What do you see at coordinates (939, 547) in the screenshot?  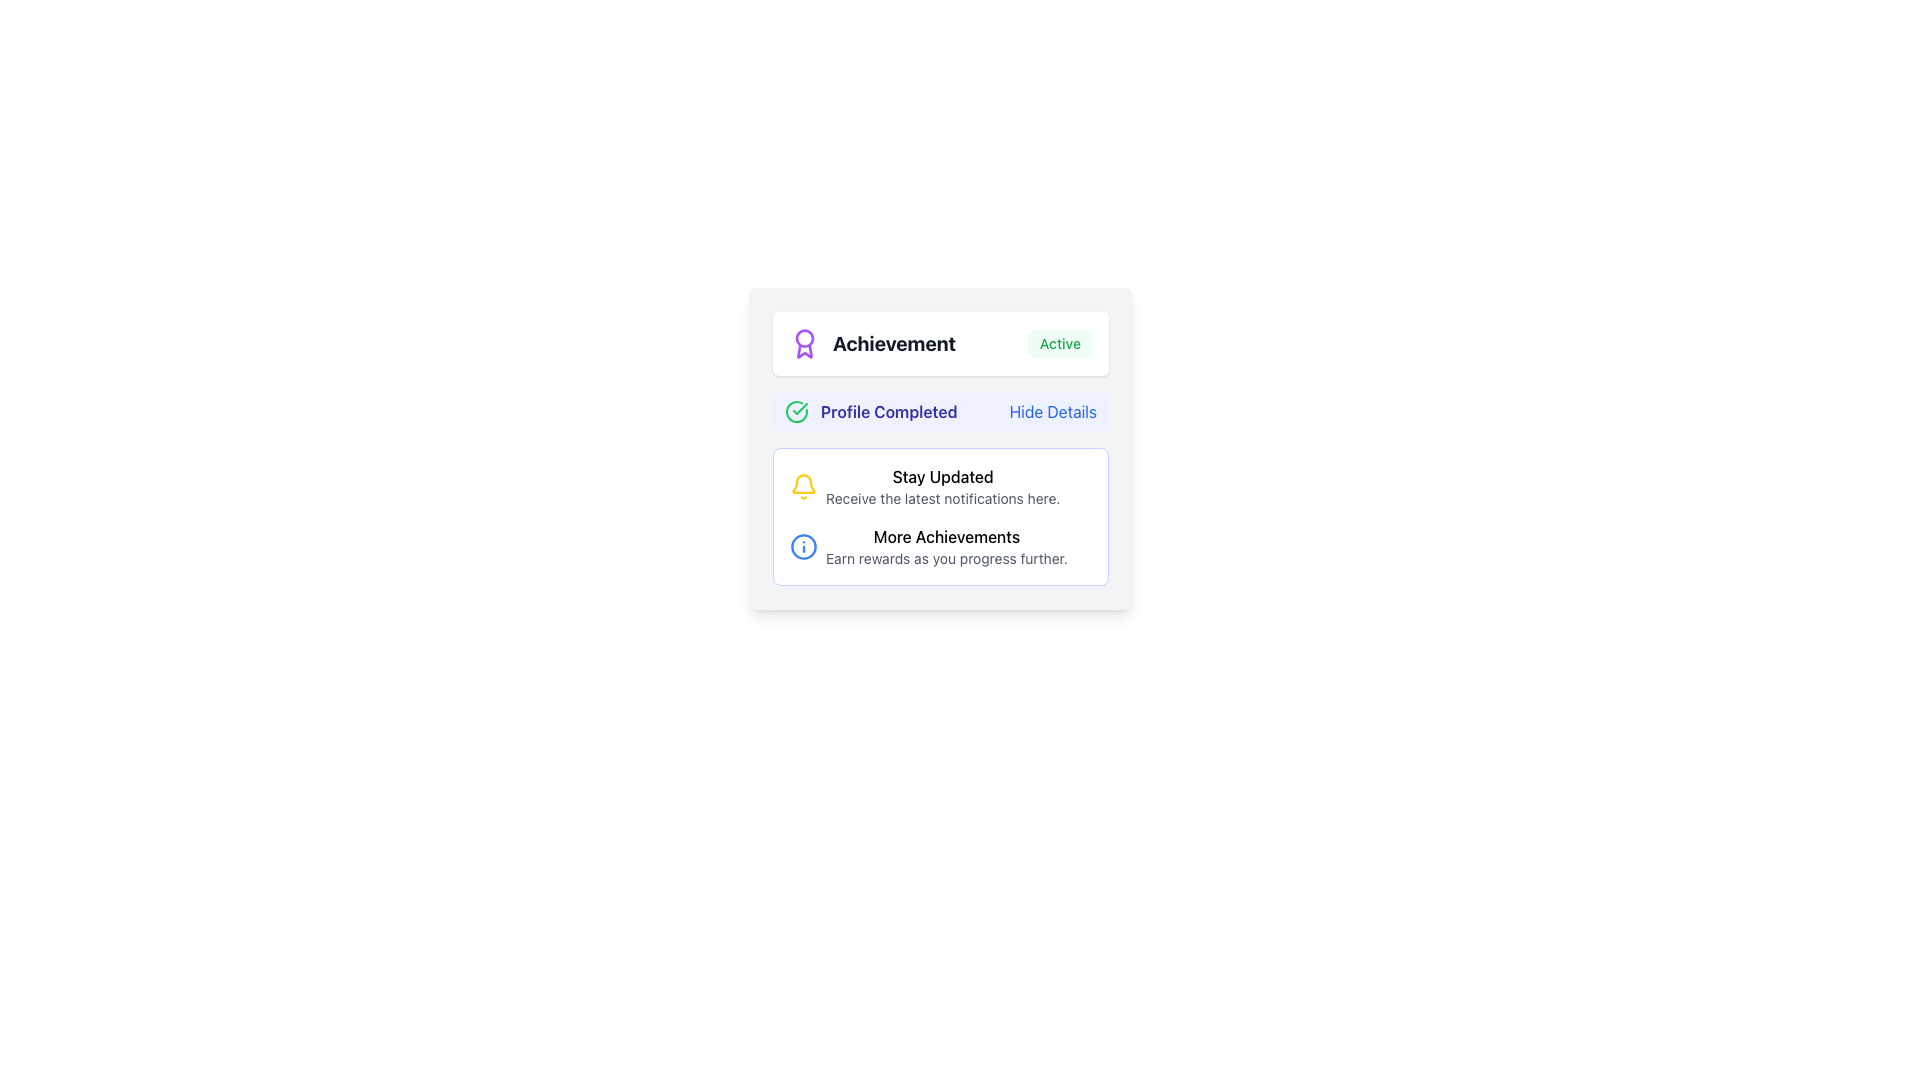 I see `the 'More Achievements' Informative Text Block, which contains a blue information icon and bolded header` at bounding box center [939, 547].